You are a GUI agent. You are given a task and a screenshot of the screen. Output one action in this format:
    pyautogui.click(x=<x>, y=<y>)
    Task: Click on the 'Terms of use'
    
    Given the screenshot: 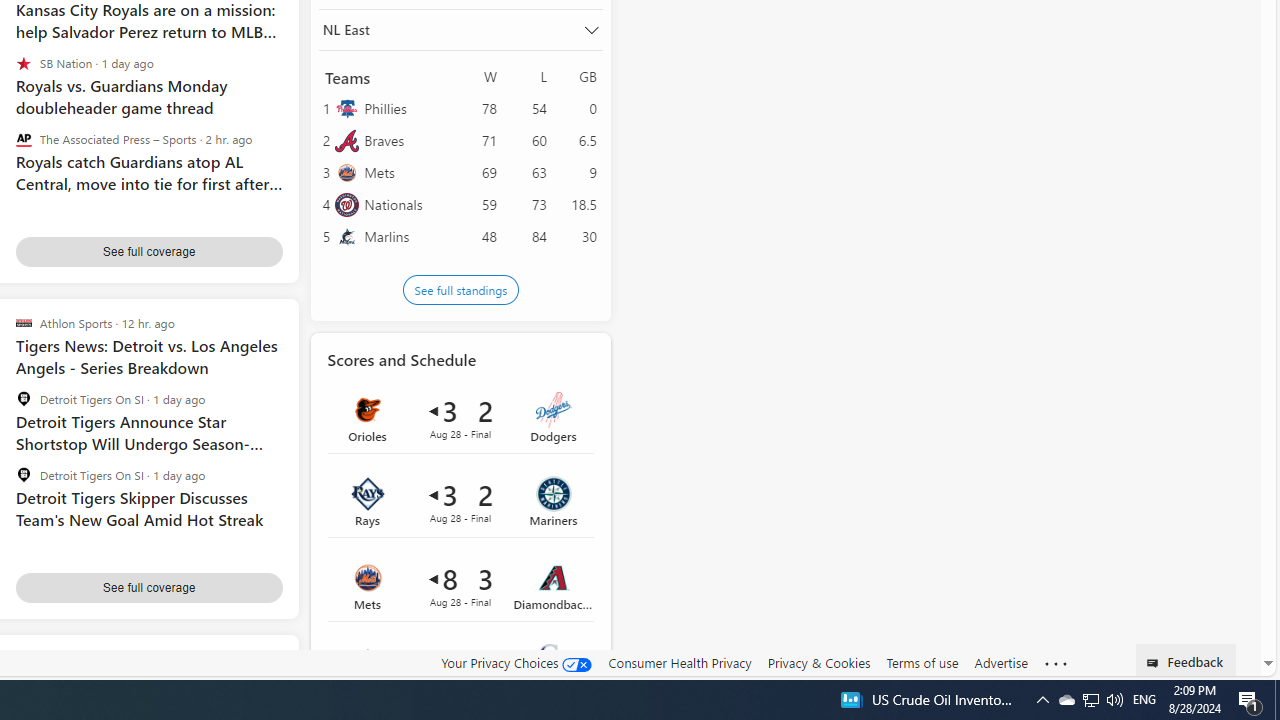 What is the action you would take?
    pyautogui.click(x=921, y=662)
    